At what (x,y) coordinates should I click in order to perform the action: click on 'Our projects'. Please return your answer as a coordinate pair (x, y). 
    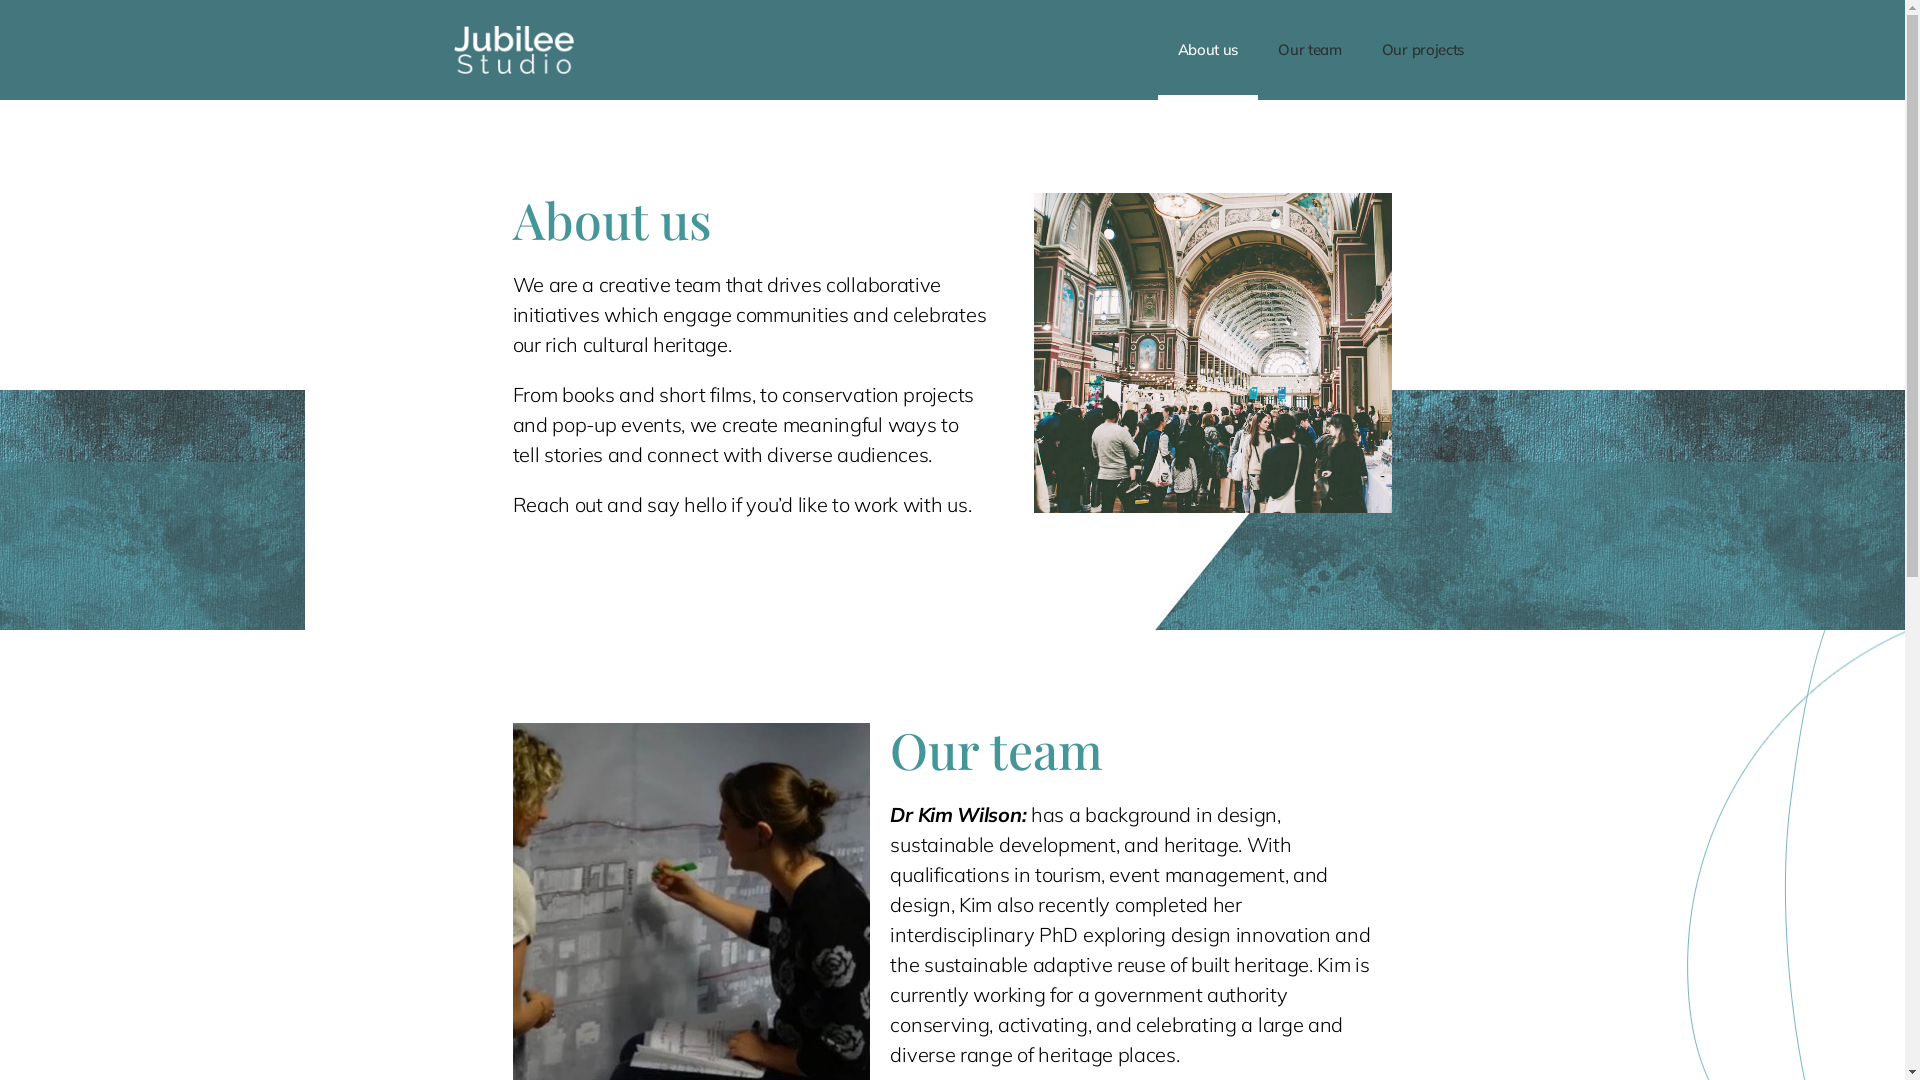
    Looking at the image, I should click on (1421, 49).